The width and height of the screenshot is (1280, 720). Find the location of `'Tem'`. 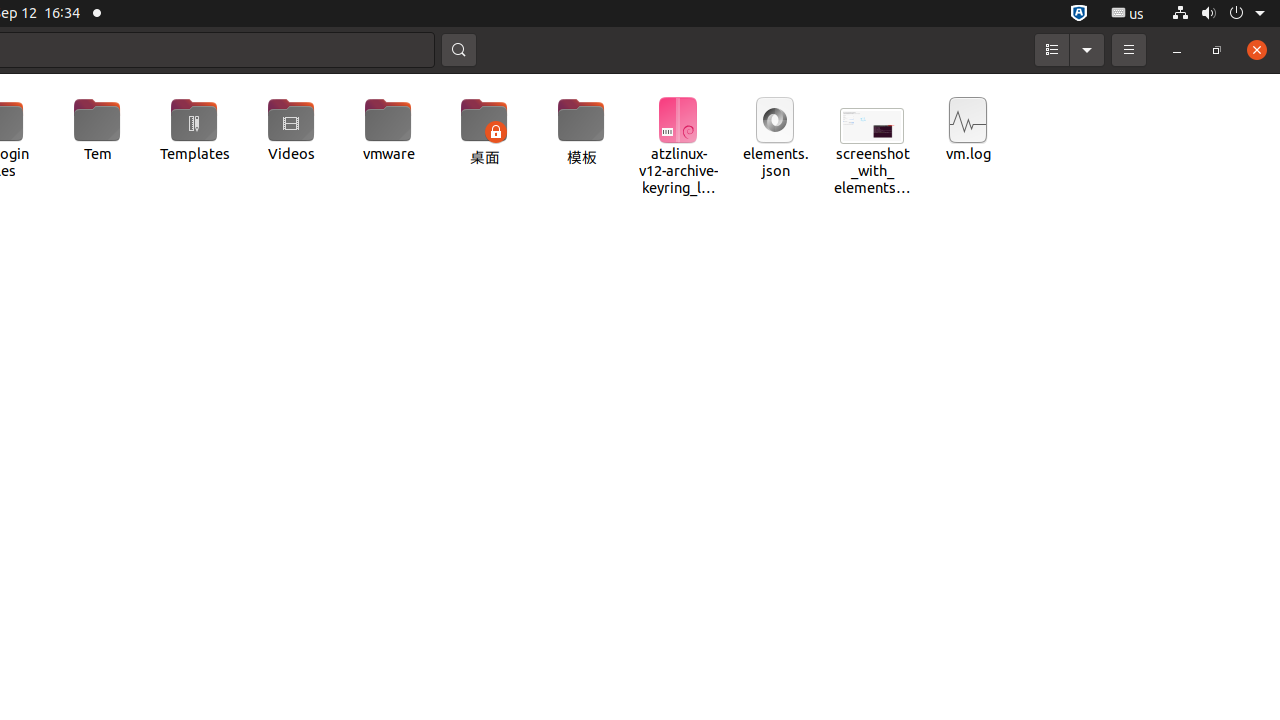

'Tem' is located at coordinates (96, 130).